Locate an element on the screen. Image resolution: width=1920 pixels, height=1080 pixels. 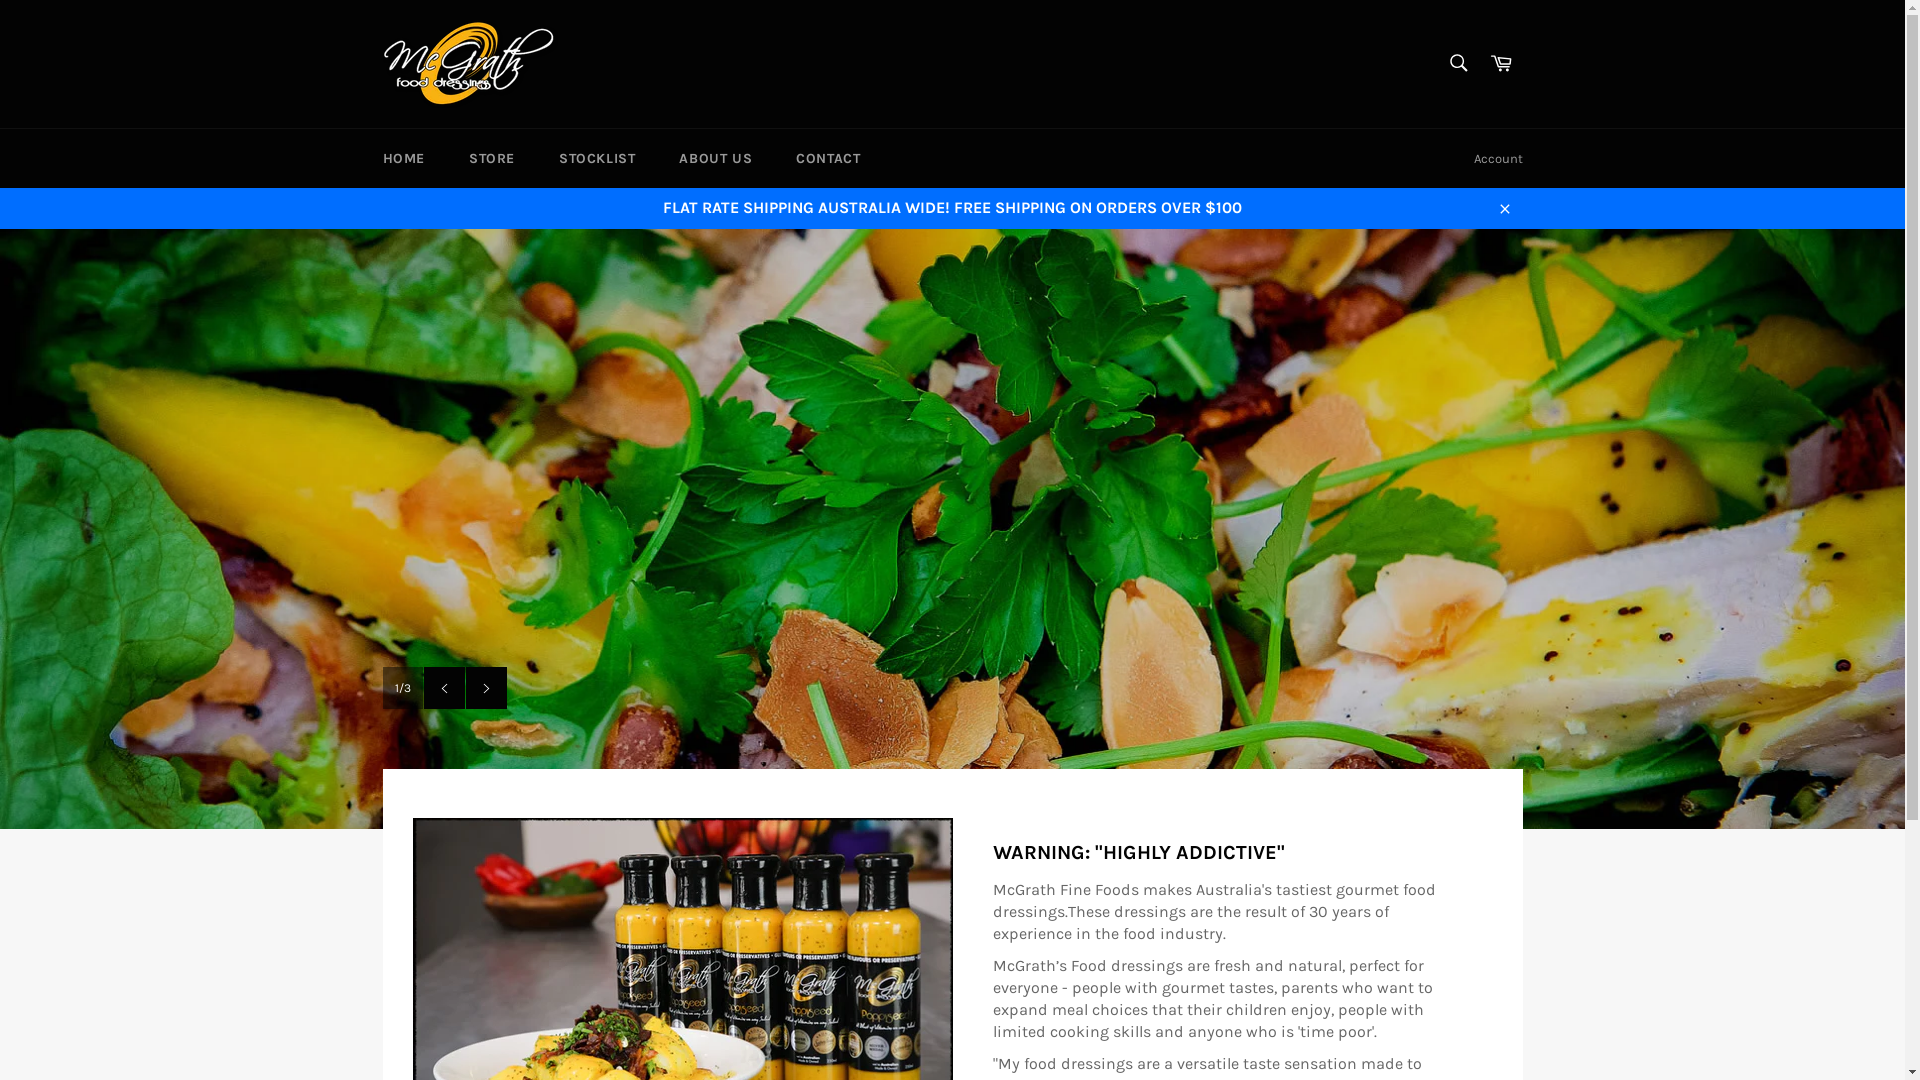
'Previous slide' is located at coordinates (443, 686).